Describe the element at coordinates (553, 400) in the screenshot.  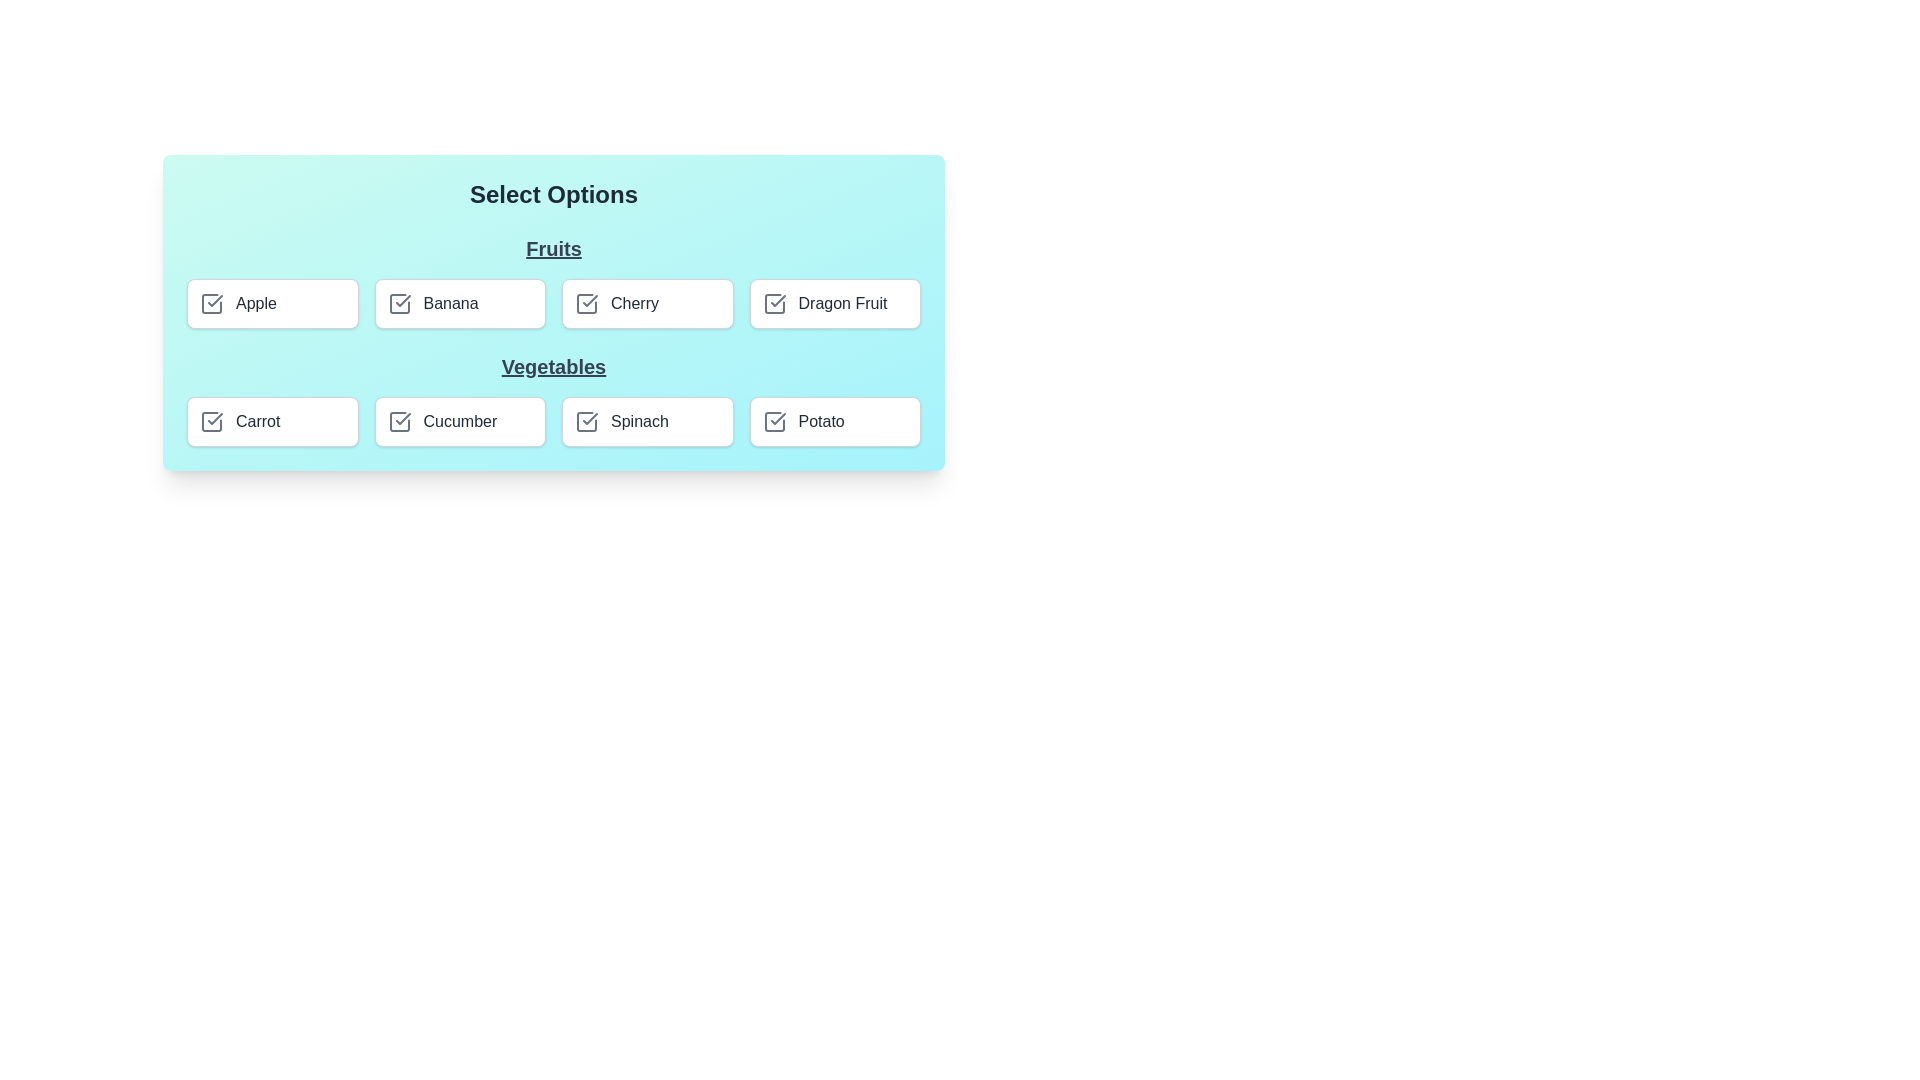
I see `the vegetable name in the grid-based selectable list interface` at that location.